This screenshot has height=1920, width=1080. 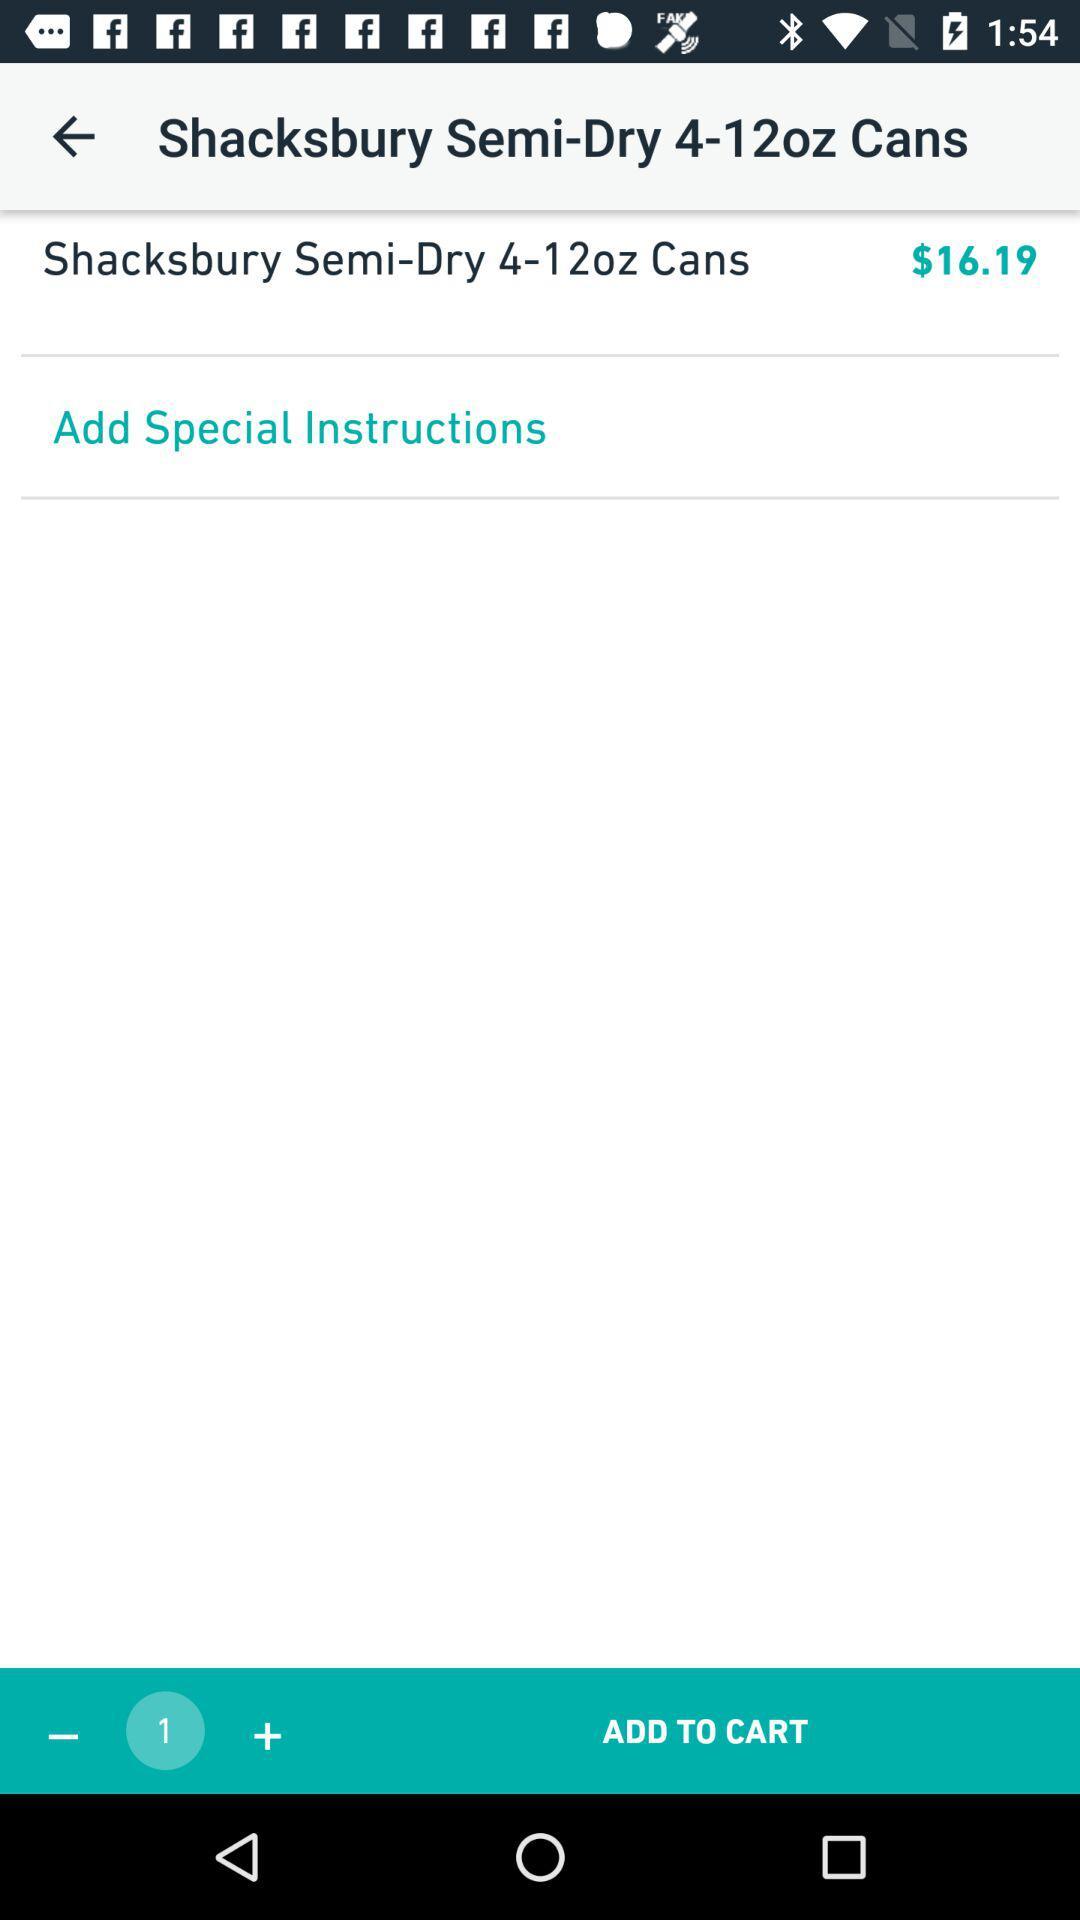 What do you see at coordinates (72, 135) in the screenshot?
I see `item at the top left corner` at bounding box center [72, 135].